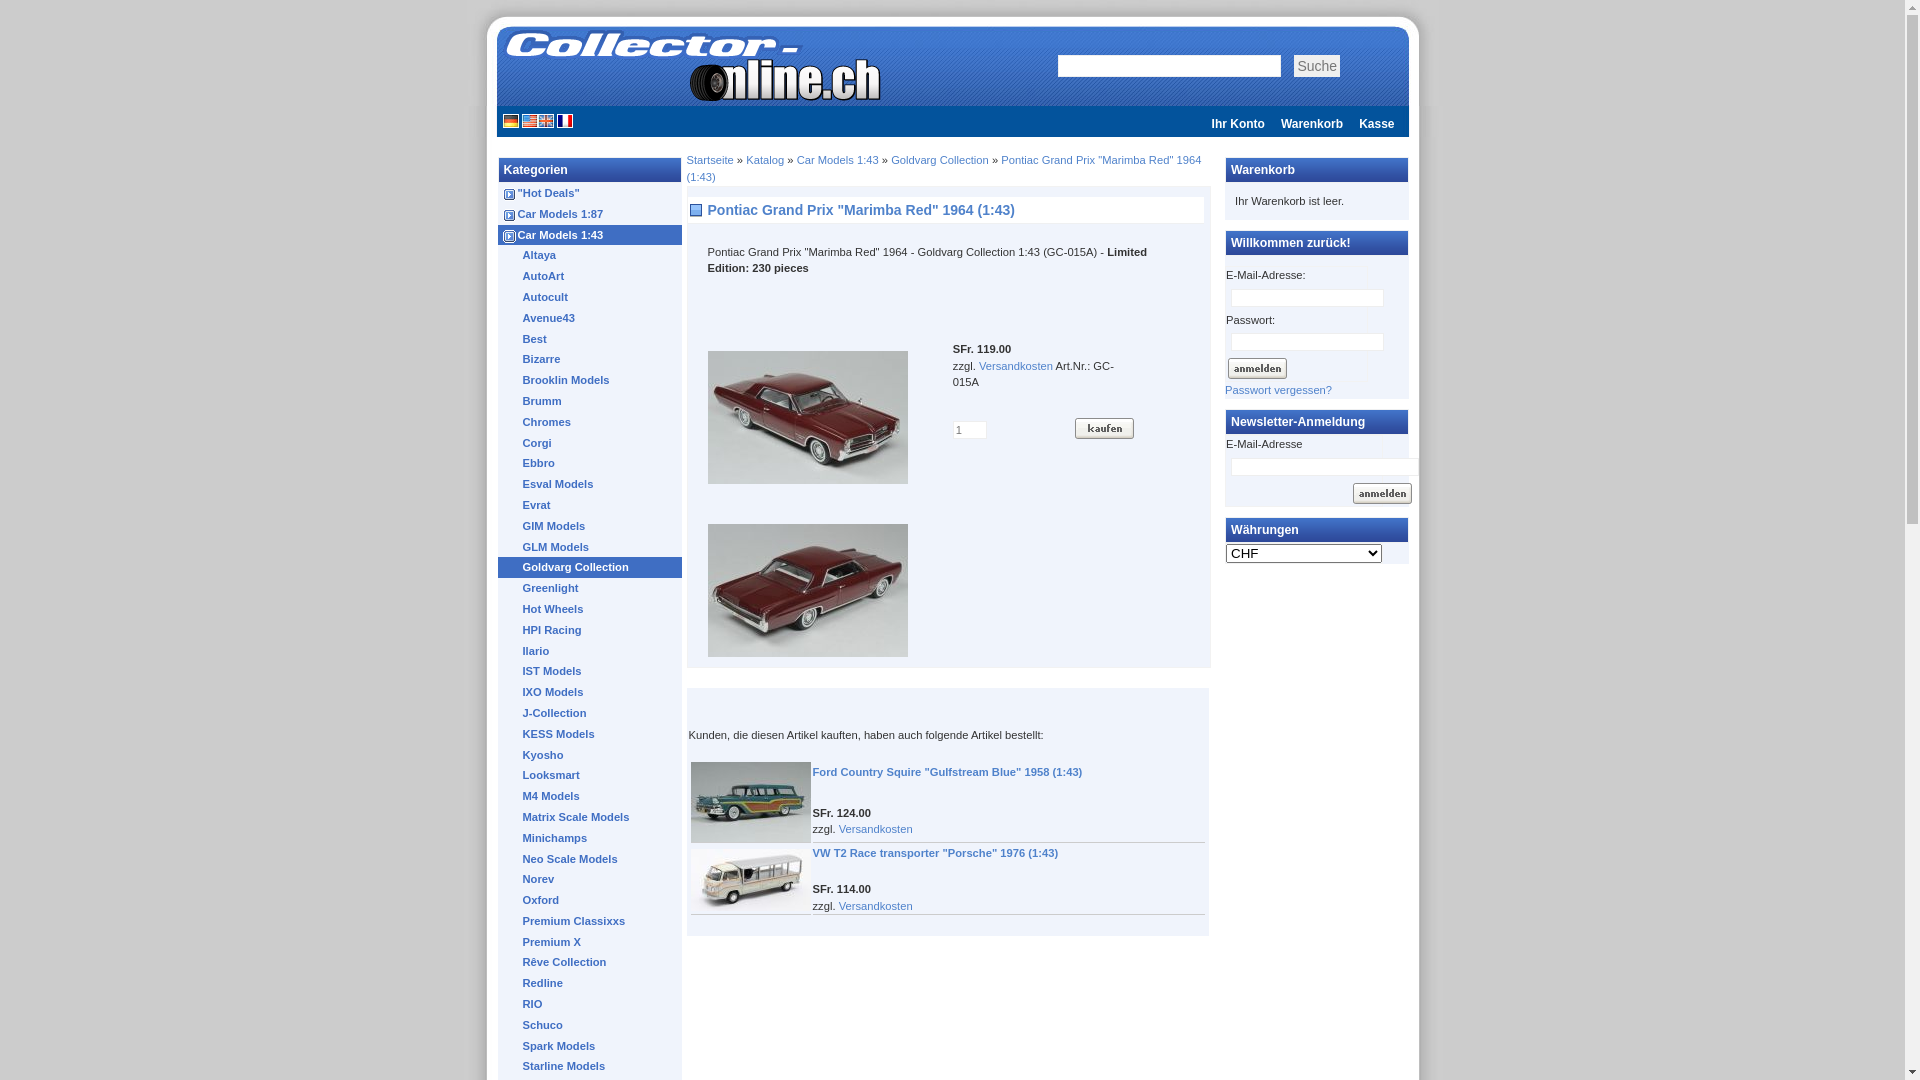  Describe the element at coordinates (1103, 427) in the screenshot. I see `' In den Warenkorb '` at that location.